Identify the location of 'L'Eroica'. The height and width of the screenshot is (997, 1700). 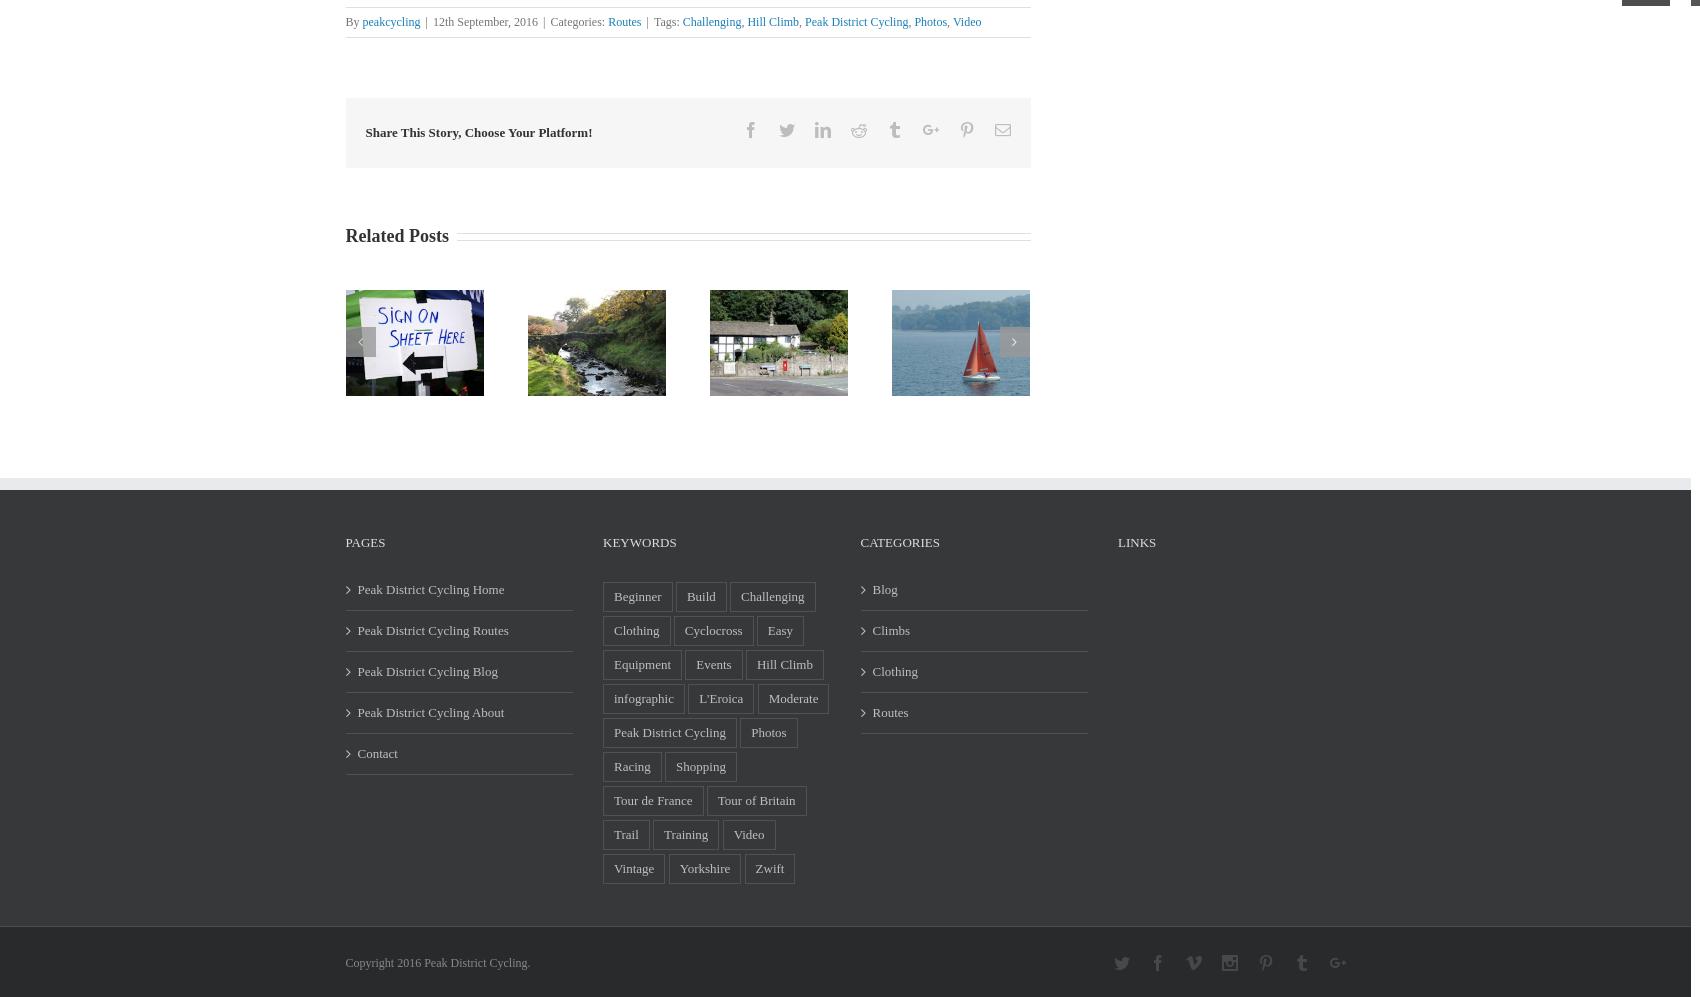
(720, 697).